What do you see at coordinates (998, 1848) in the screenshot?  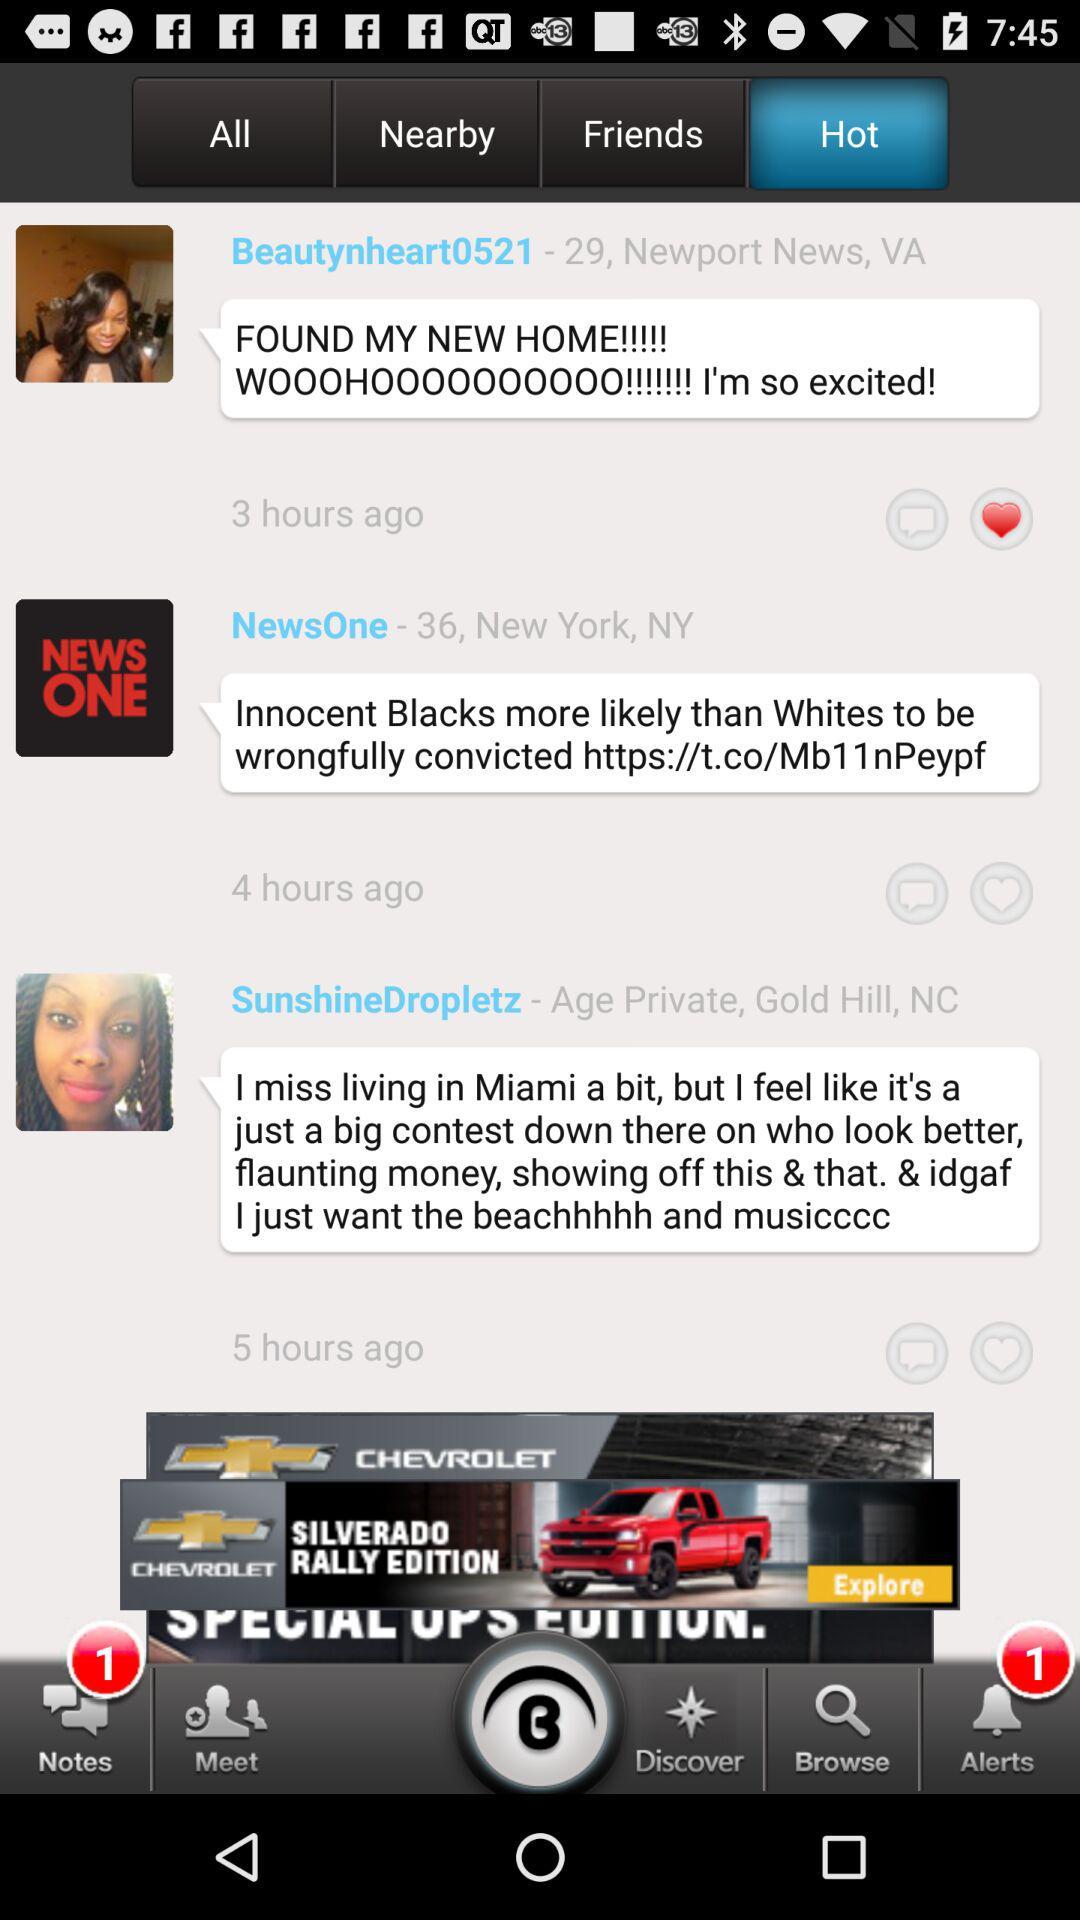 I see `the notifications icon` at bounding box center [998, 1848].